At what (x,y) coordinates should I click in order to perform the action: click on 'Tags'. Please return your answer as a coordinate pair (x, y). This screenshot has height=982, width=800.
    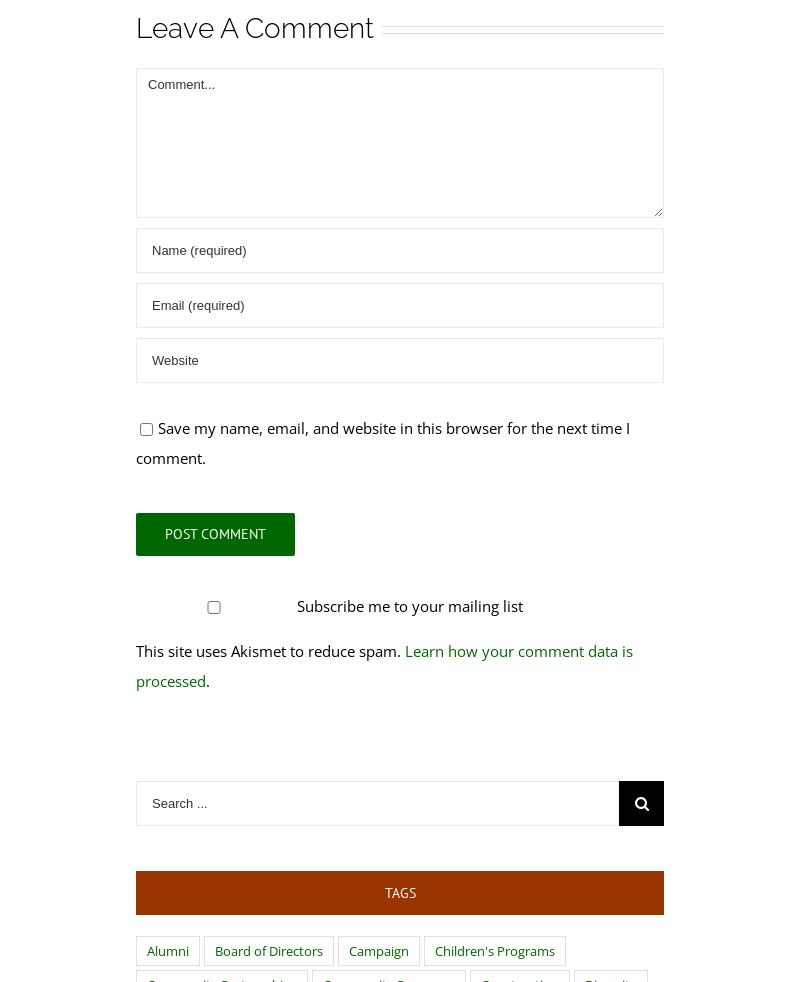
    Looking at the image, I should click on (383, 892).